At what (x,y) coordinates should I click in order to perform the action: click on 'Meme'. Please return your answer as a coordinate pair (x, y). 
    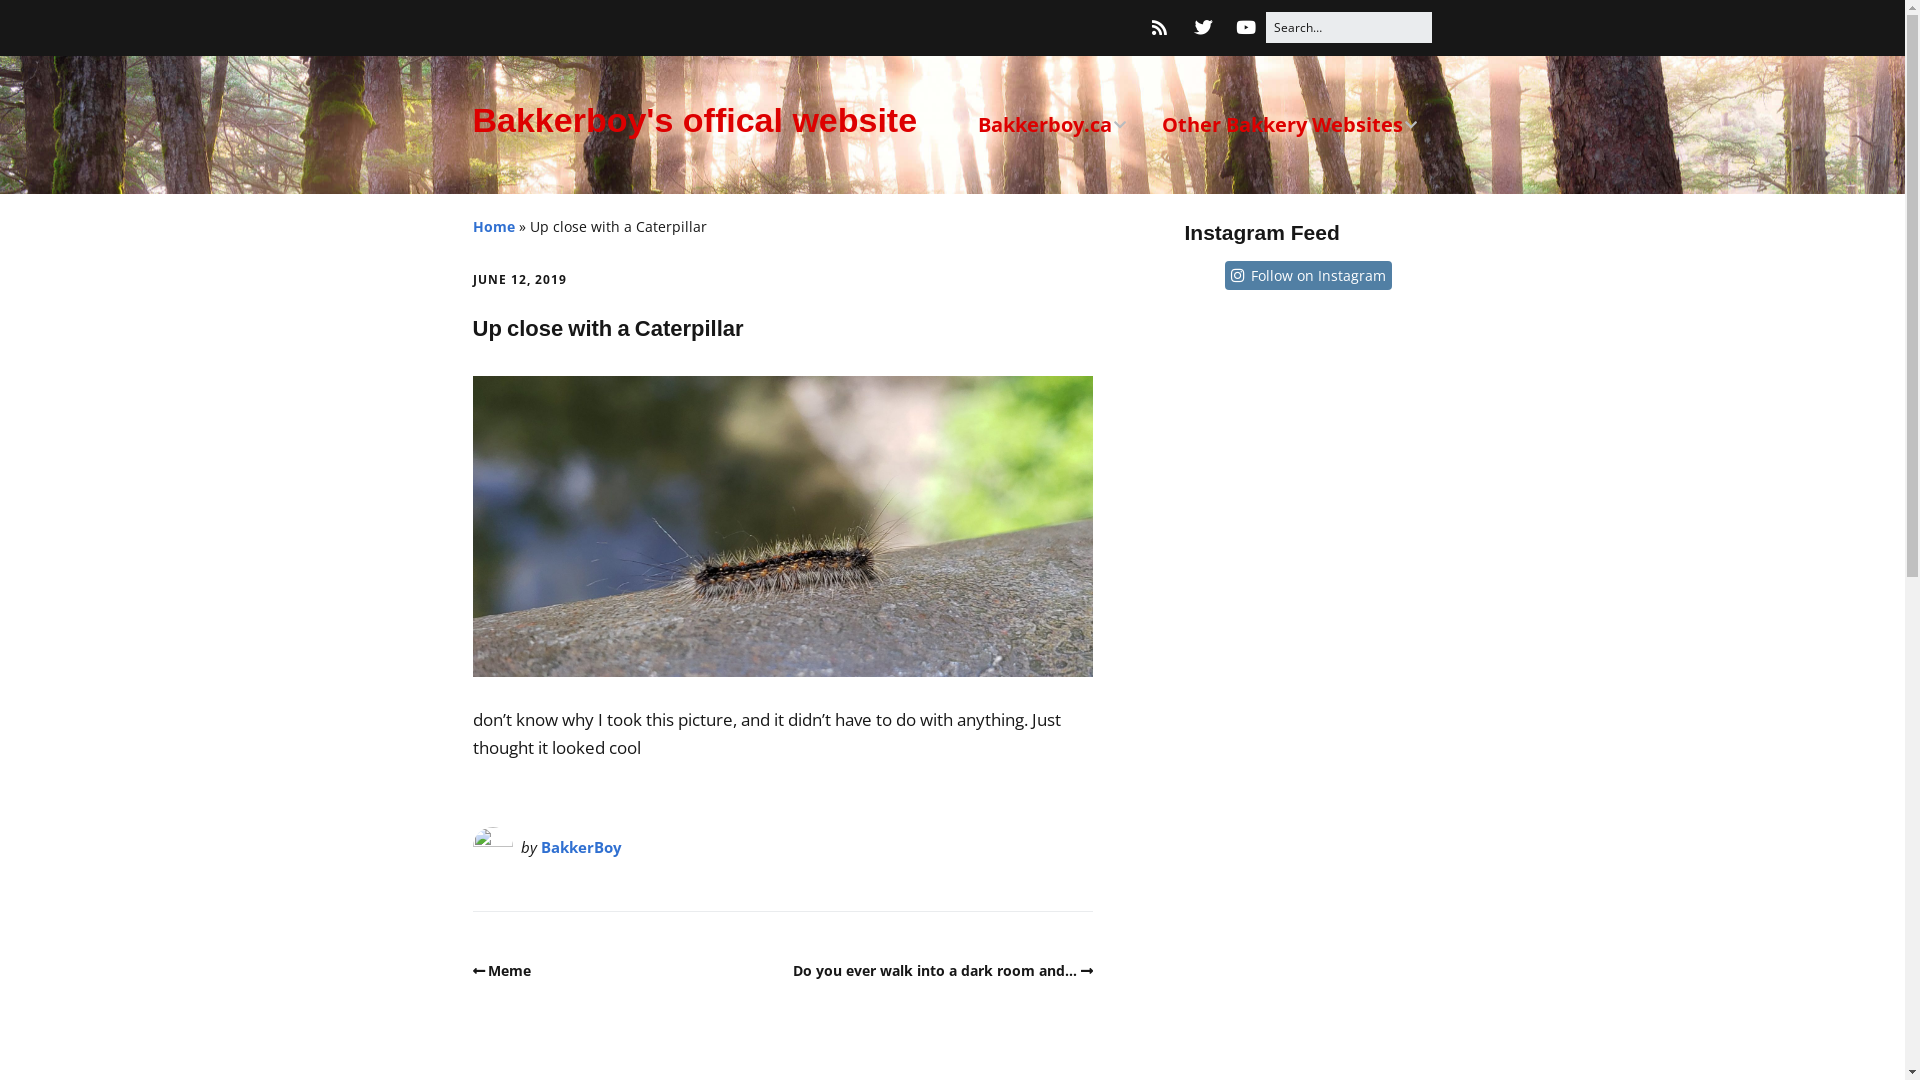
    Looking at the image, I should click on (501, 969).